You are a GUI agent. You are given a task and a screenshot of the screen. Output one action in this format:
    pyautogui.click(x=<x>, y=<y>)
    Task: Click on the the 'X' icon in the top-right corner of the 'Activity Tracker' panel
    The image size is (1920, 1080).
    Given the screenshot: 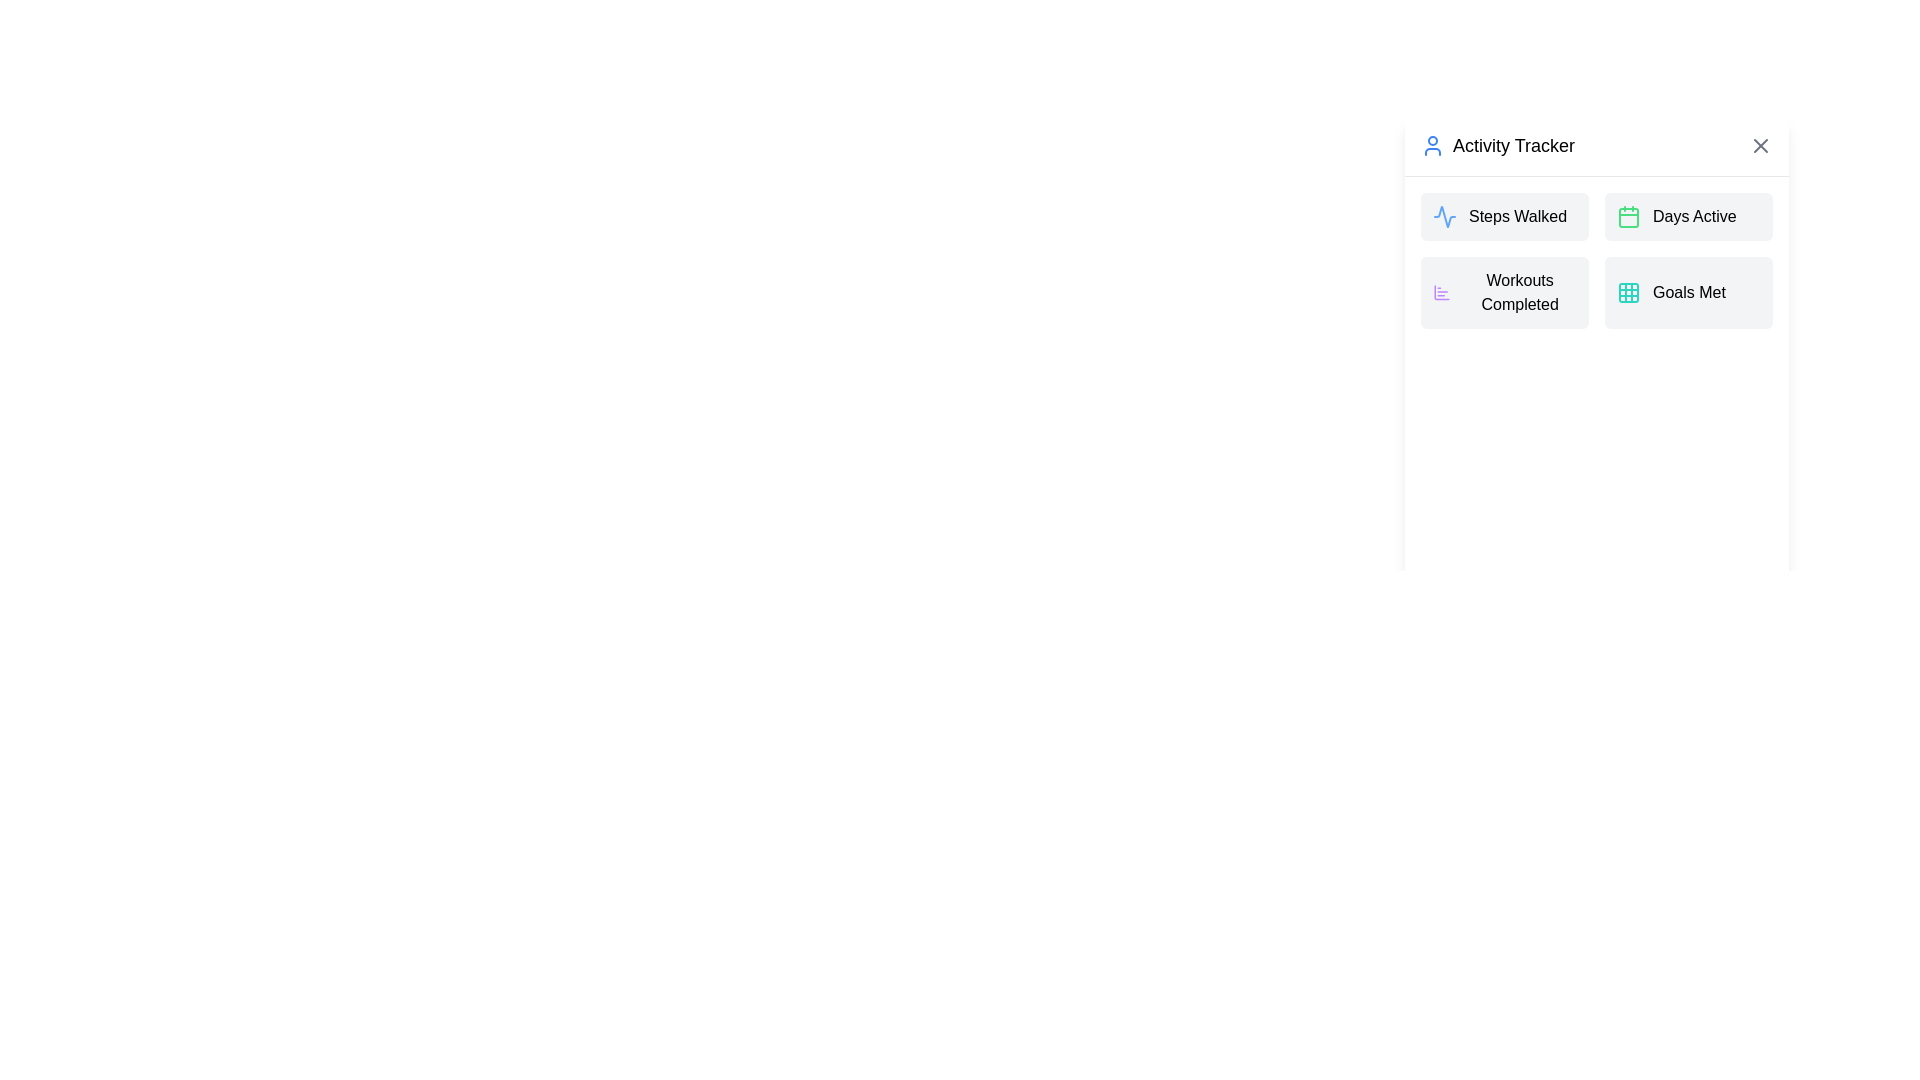 What is the action you would take?
    pyautogui.click(x=1761, y=145)
    